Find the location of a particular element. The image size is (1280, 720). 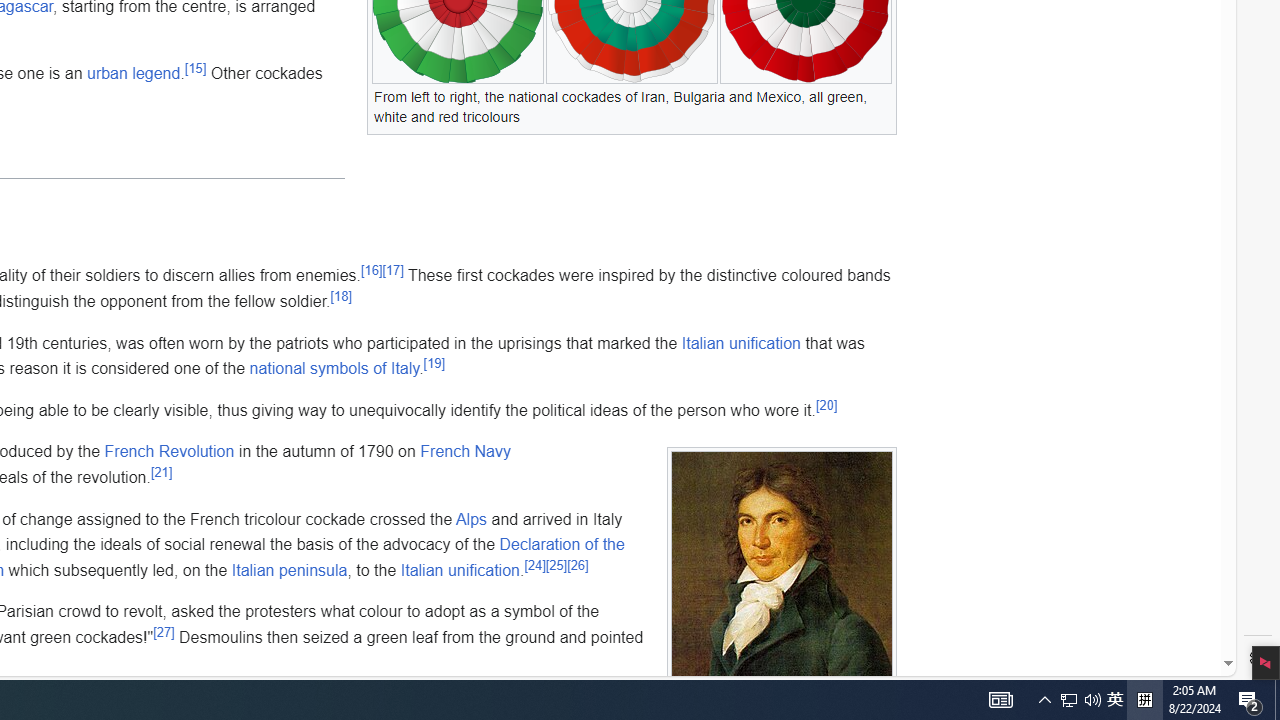

'[16]' is located at coordinates (371, 271).